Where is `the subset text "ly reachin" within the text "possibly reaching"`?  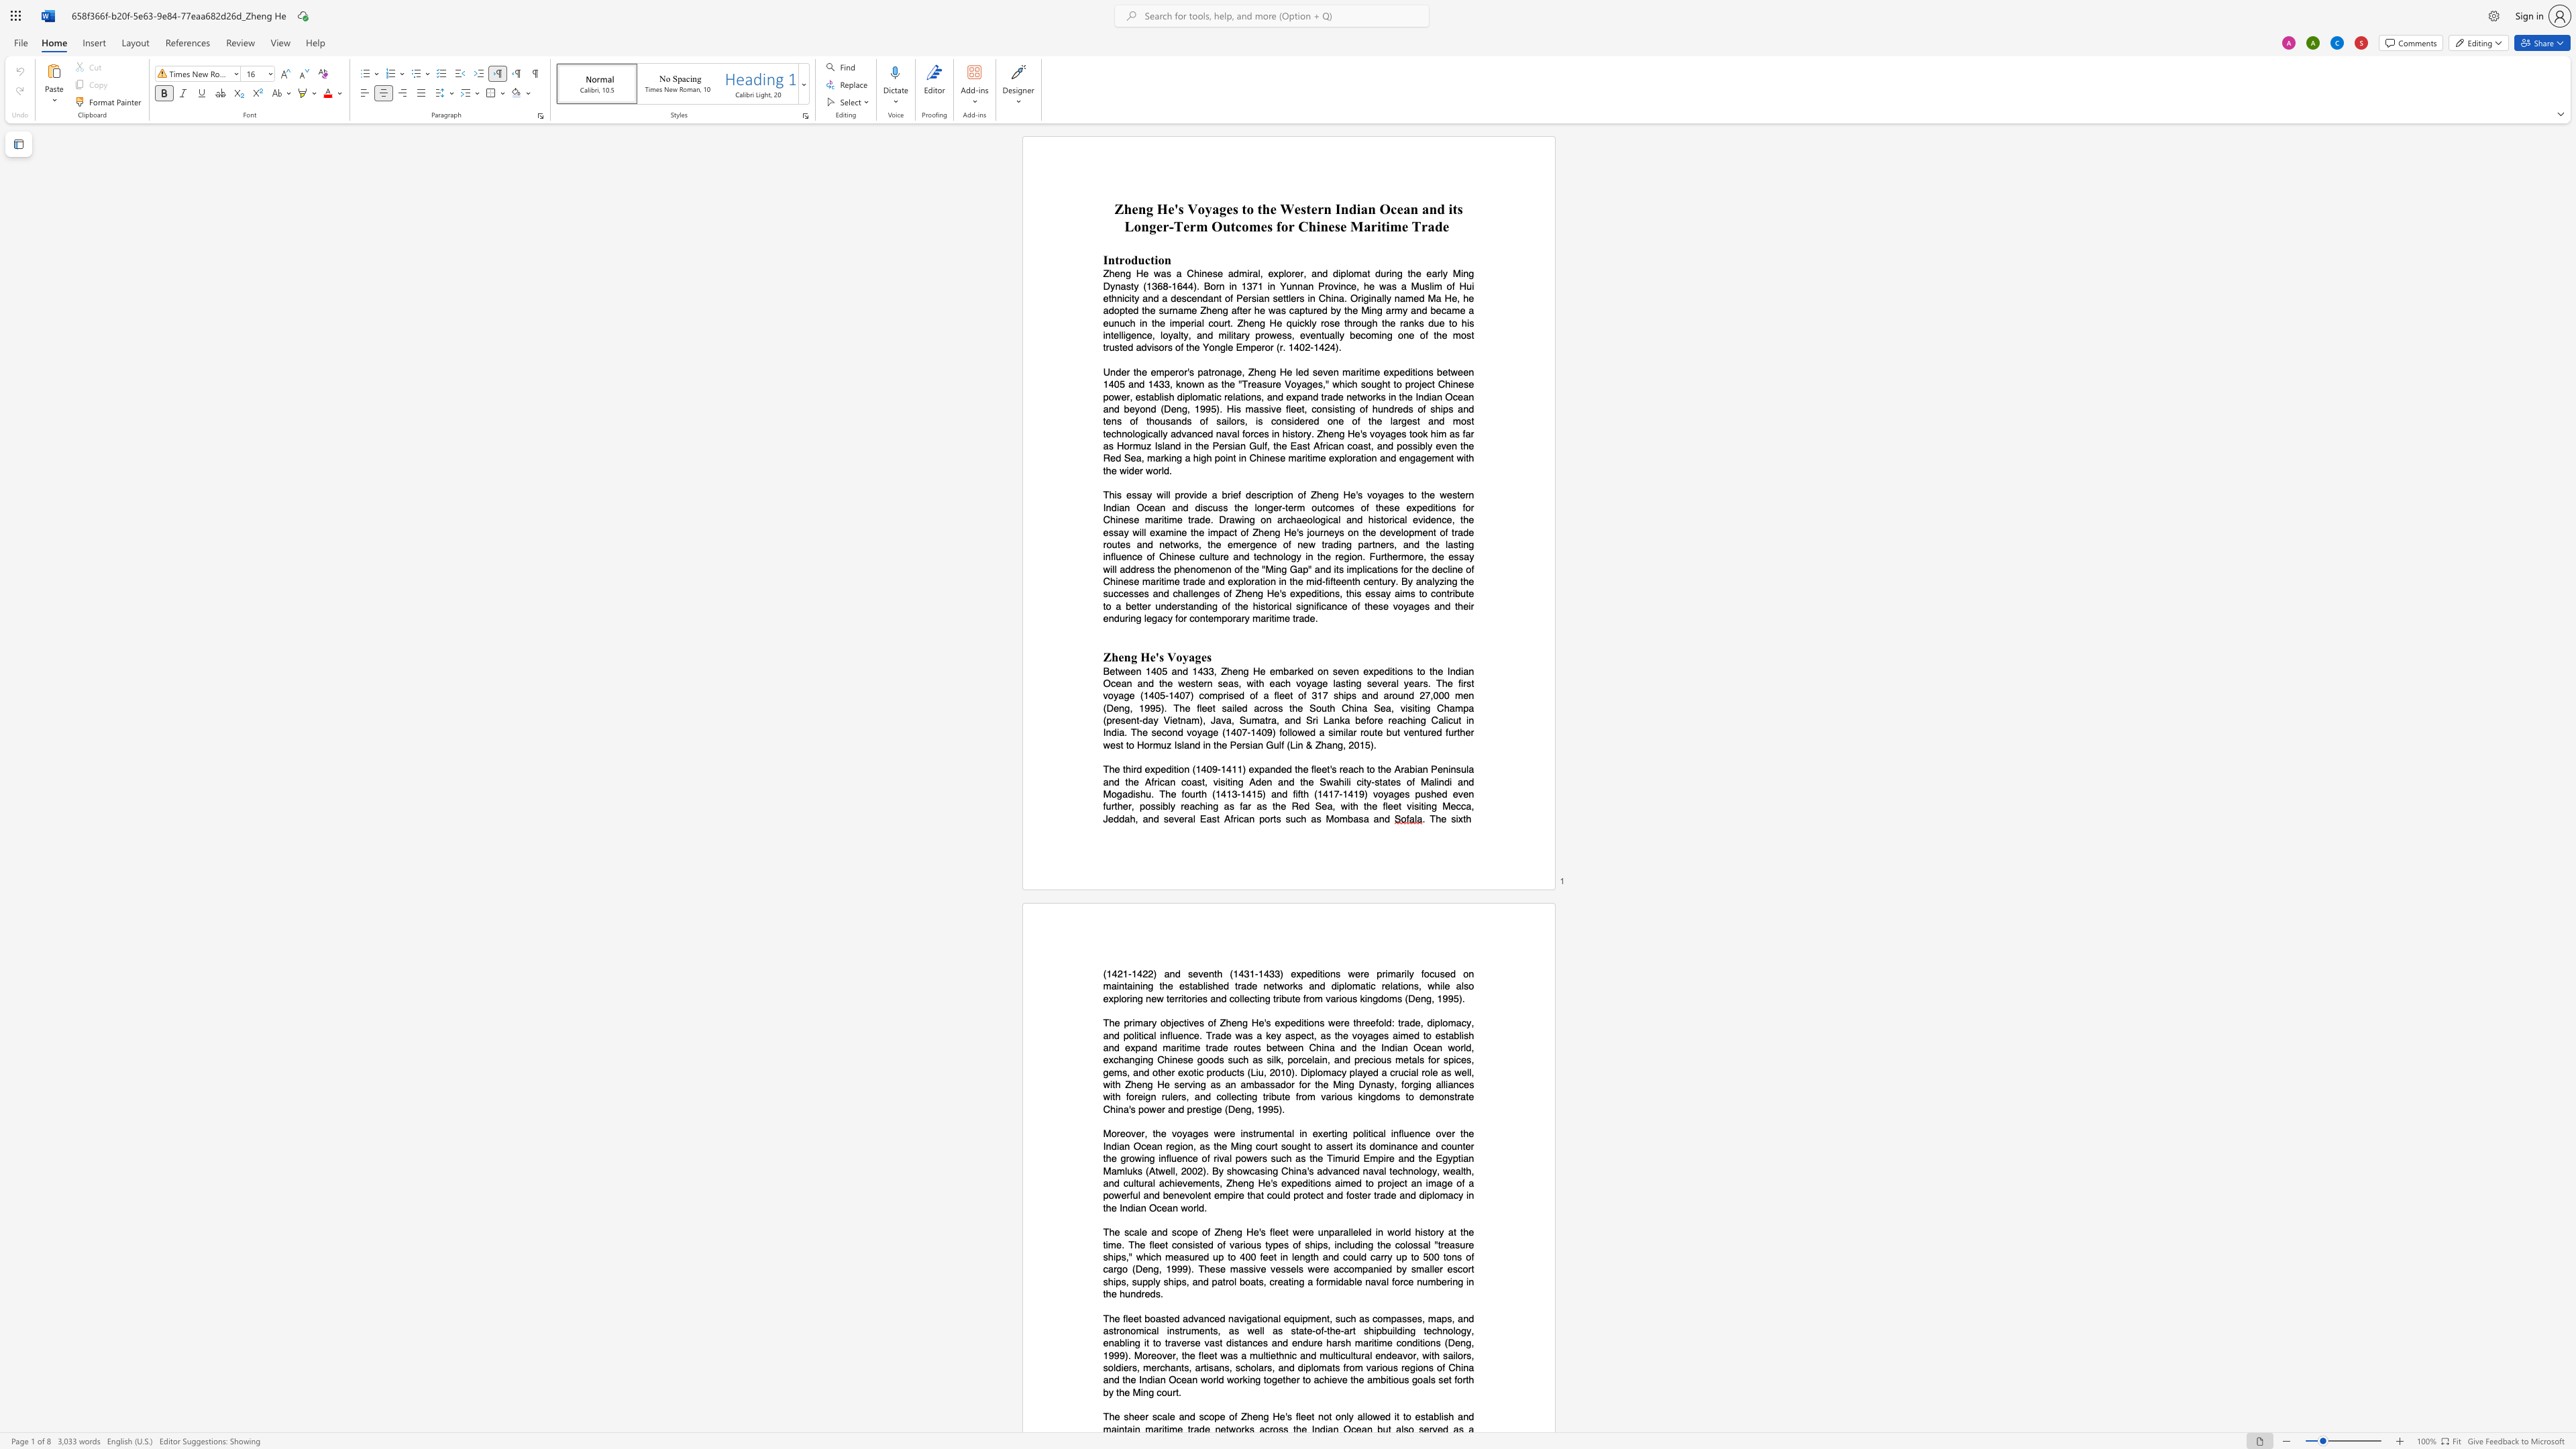 the subset text "ly reachin" within the text "possibly reaching" is located at coordinates (1167, 806).